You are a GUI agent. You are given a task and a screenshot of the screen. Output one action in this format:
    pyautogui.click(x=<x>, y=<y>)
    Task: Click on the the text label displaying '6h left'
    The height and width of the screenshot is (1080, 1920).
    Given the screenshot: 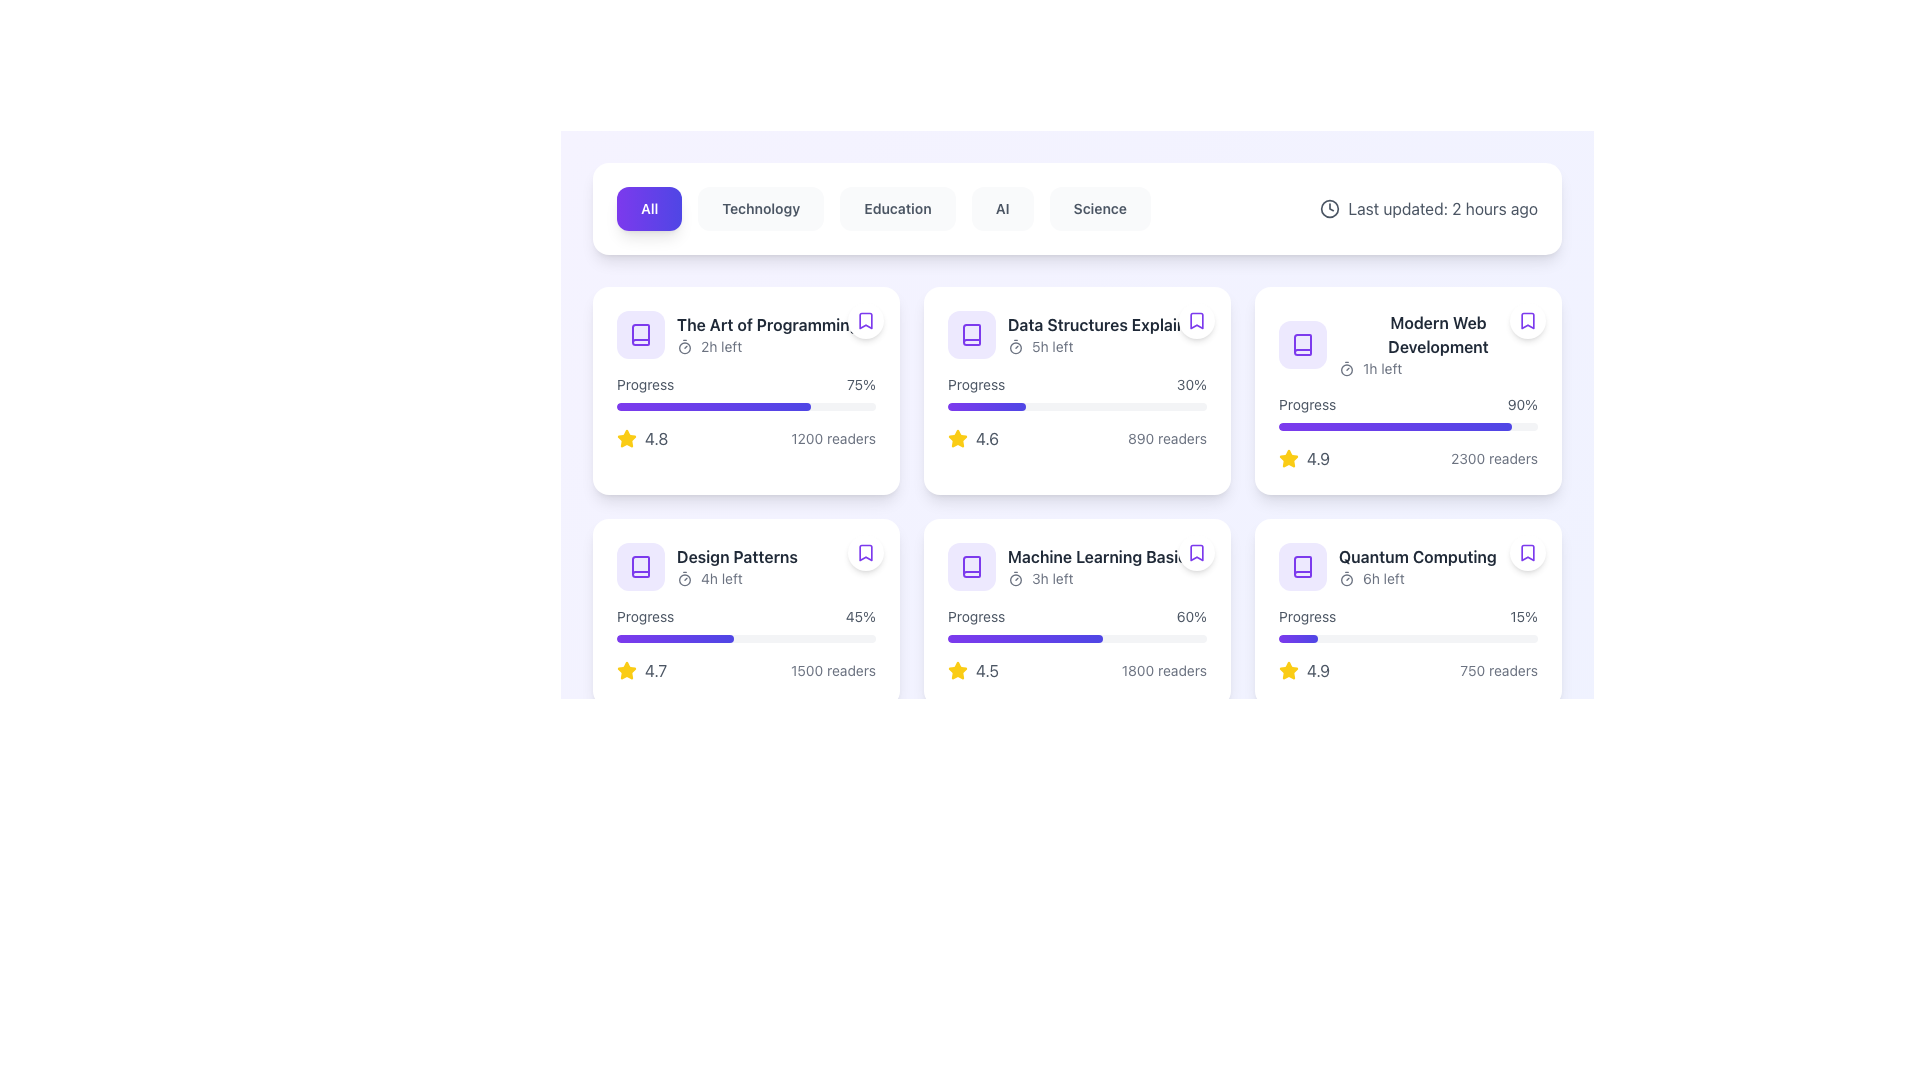 What is the action you would take?
    pyautogui.click(x=1382, y=578)
    